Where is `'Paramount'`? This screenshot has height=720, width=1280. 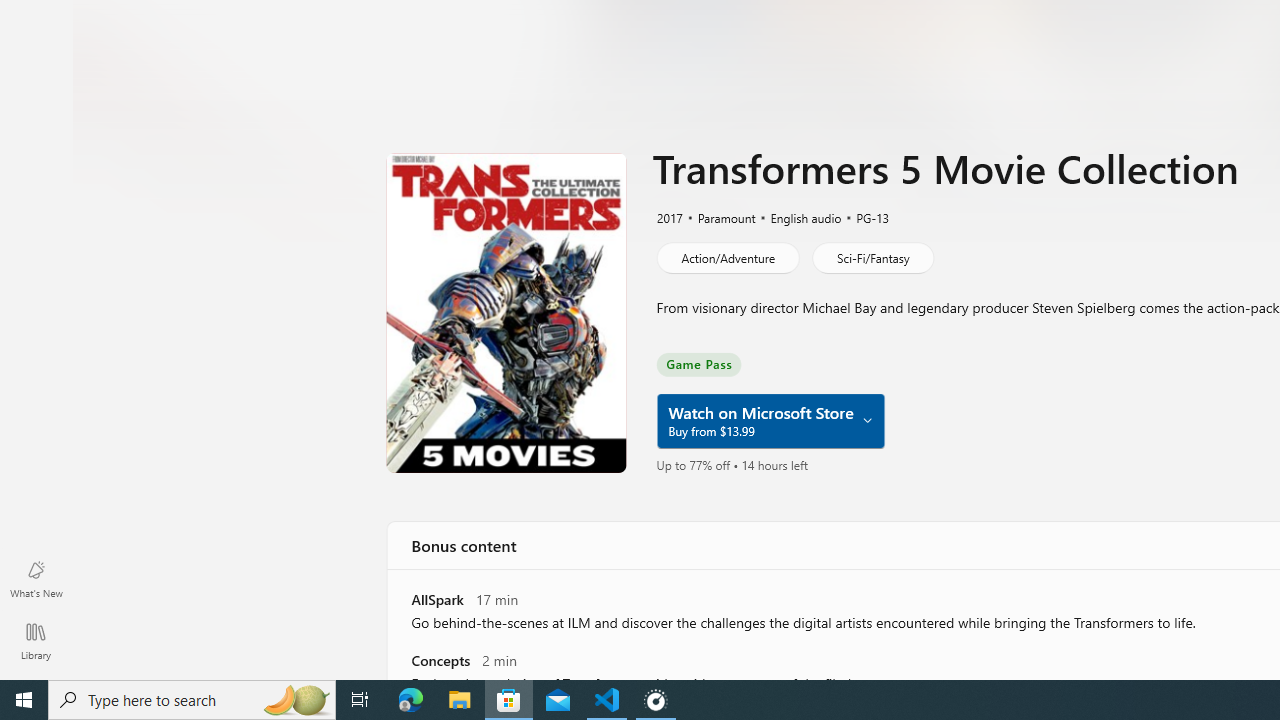 'Paramount' is located at coordinates (718, 217).